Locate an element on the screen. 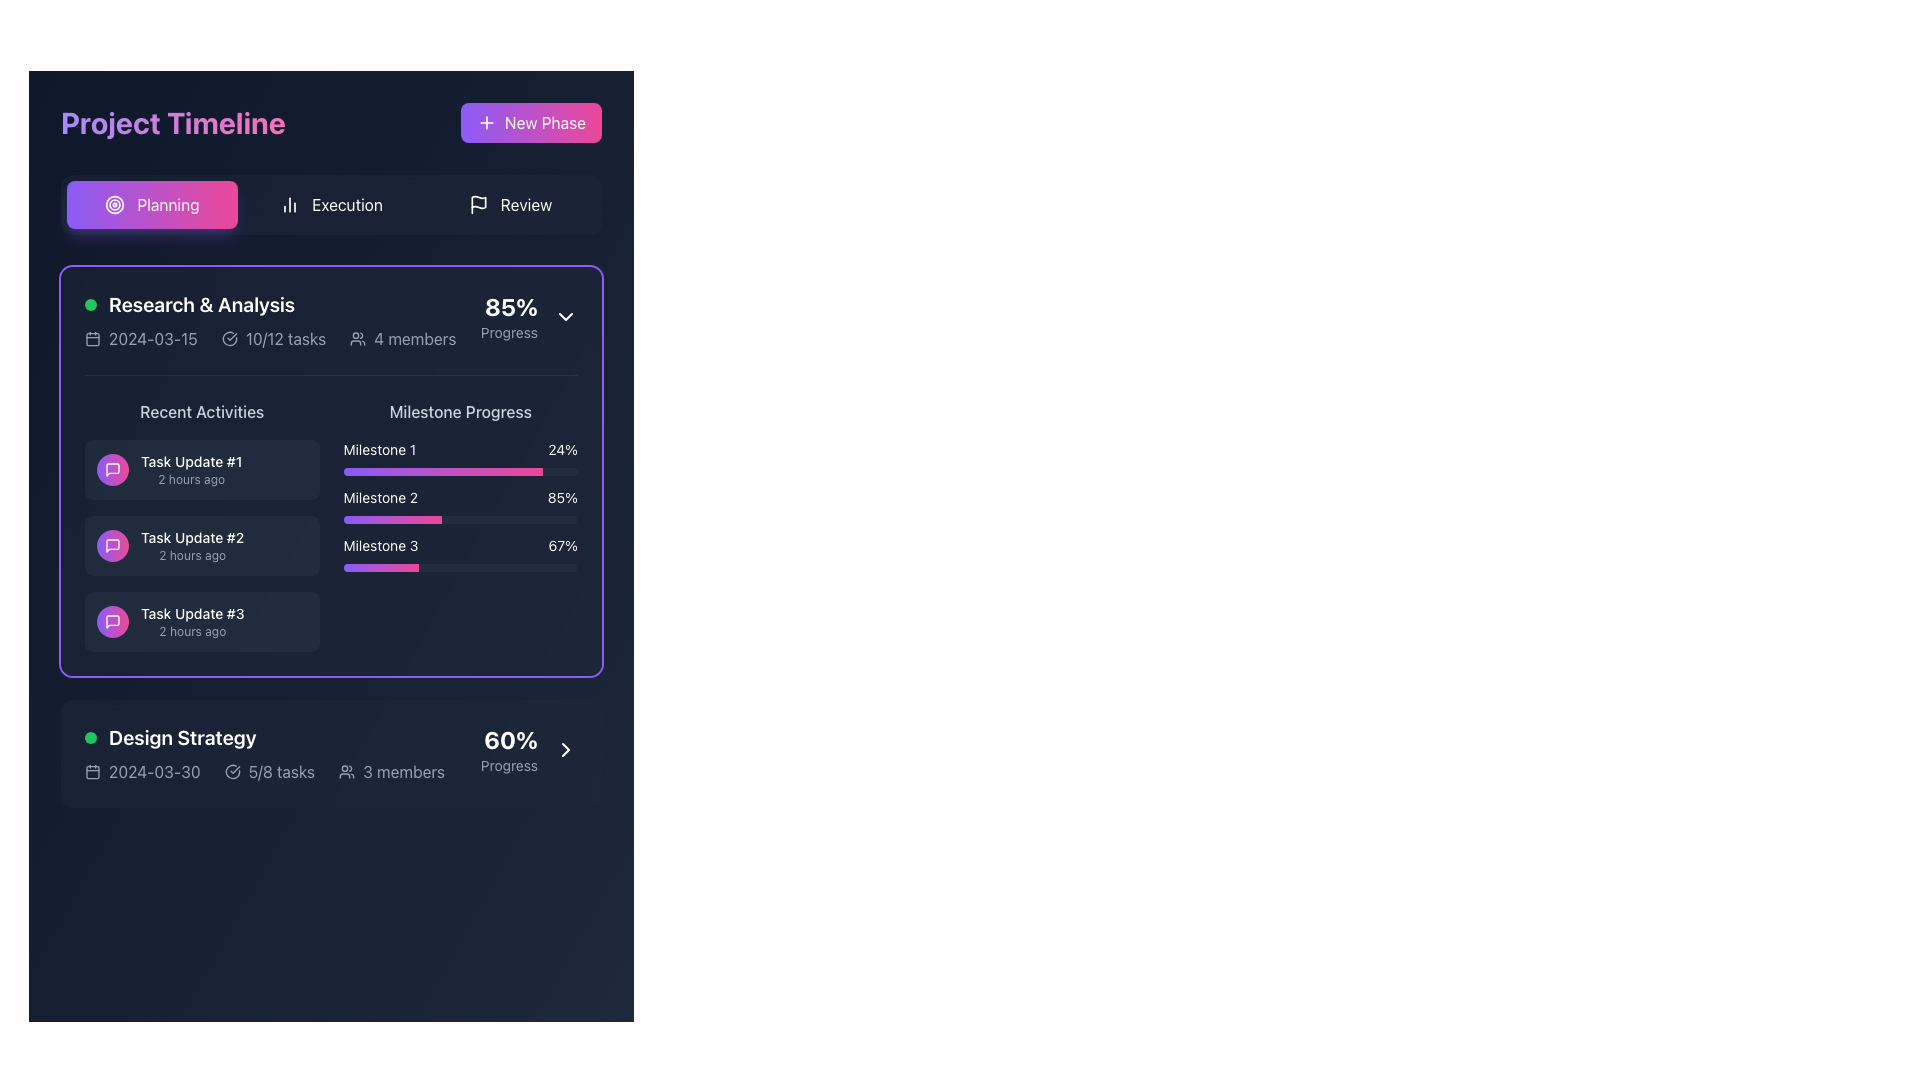 This screenshot has height=1080, width=1920. the circular icon with a gradient pink and violet background, which is the leftmost element in the 'Planning' button of the navigation bar is located at coordinates (114, 204).